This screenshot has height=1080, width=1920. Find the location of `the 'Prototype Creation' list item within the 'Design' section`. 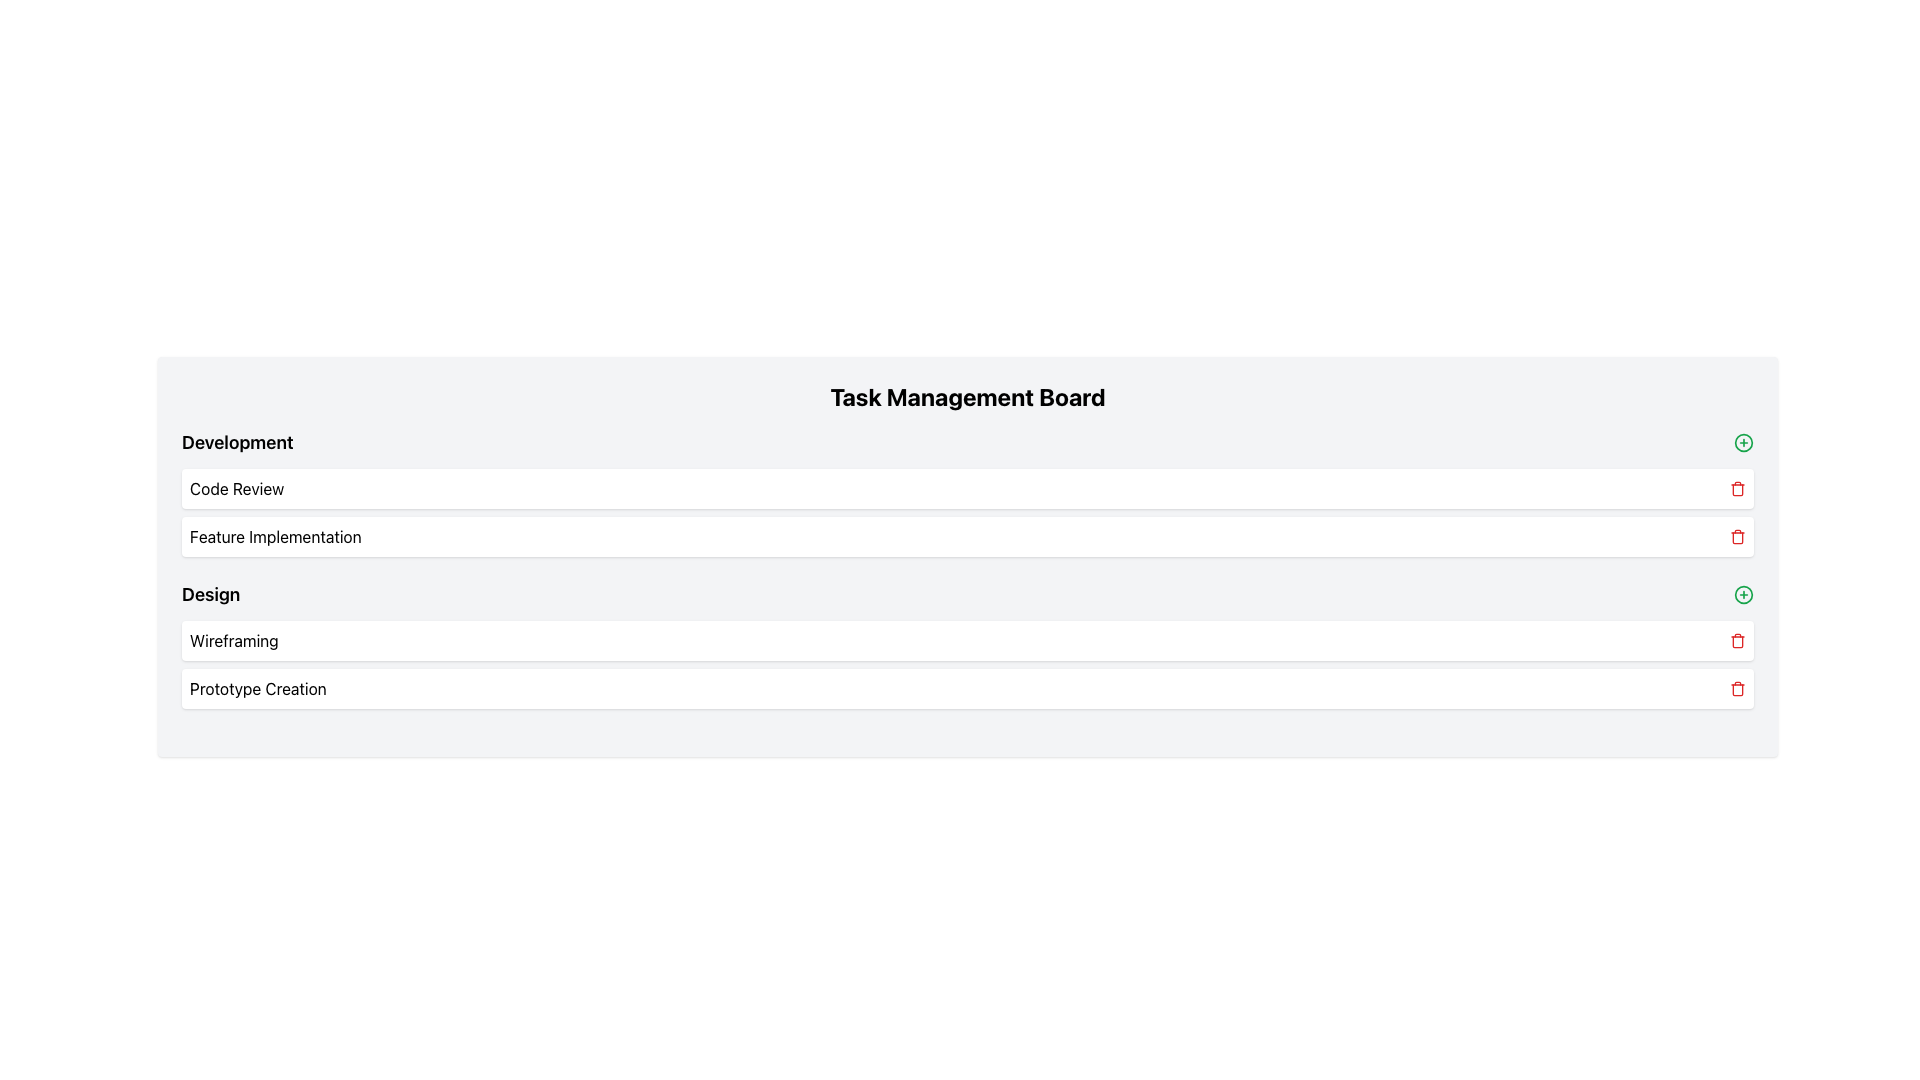

the 'Prototype Creation' list item within the 'Design' section is located at coordinates (968, 688).